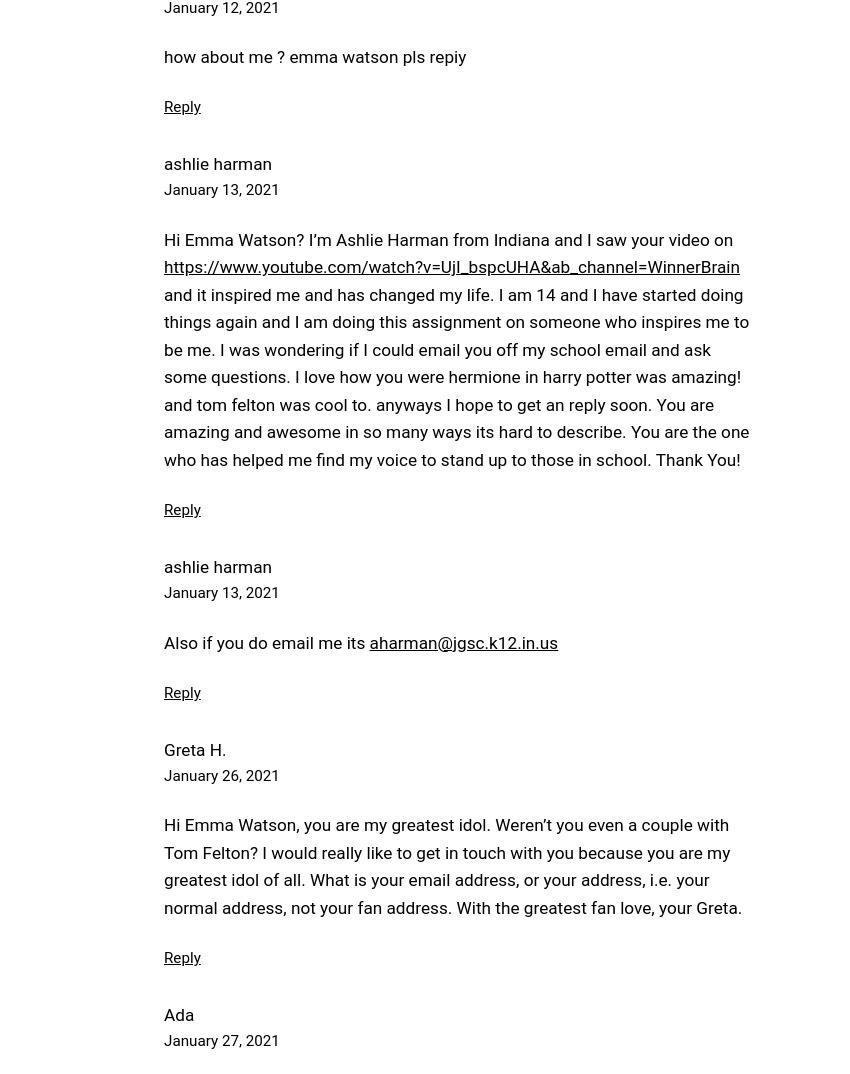 The width and height of the screenshot is (850, 1074). What do you see at coordinates (163, 864) in the screenshot?
I see `'Hi Emma Watson, you are my greatest idol. Weren’t you even a couple with Tom Felton? I would really like to get in touch with you because you are my greatest idol of all. What is your email address, or your address, i.e. your normal address, not your fan address. With the greatest fan love, your Greta.'` at bounding box center [163, 864].